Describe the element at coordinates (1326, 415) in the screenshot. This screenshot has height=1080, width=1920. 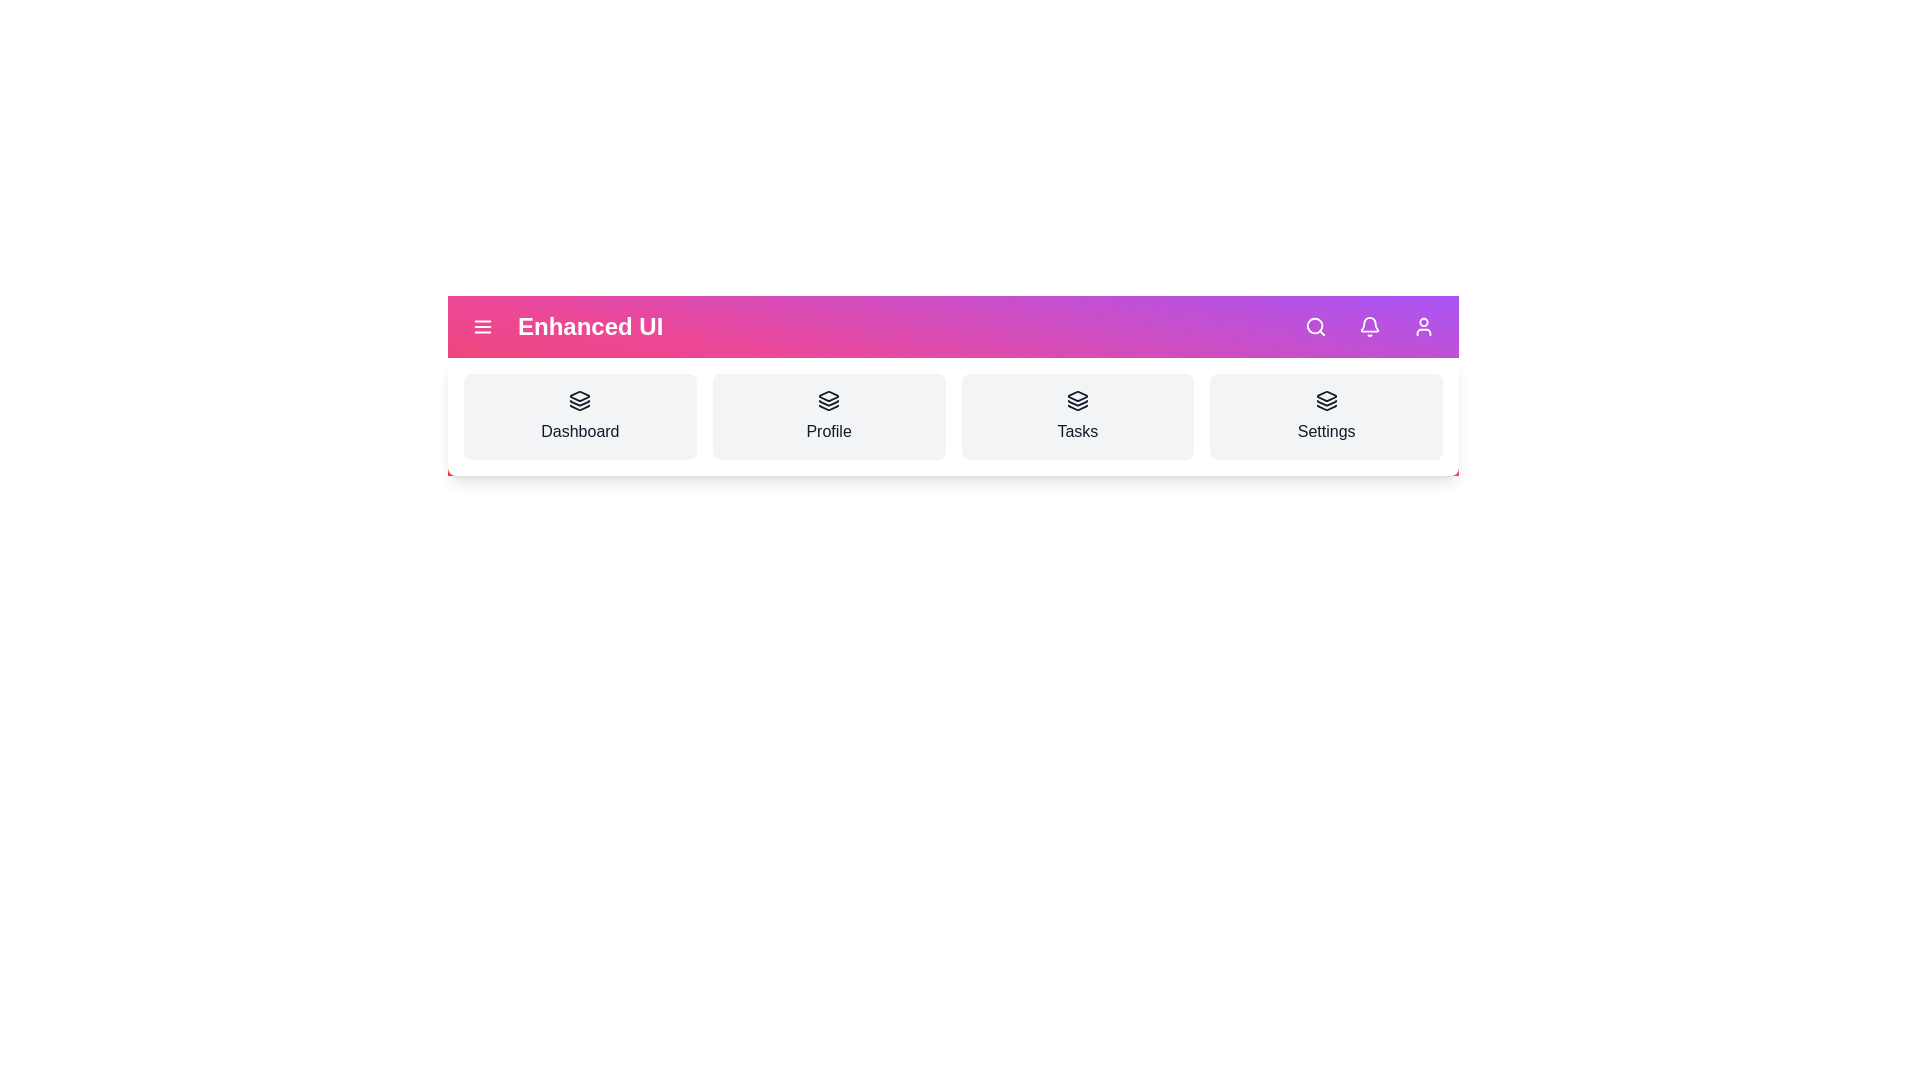
I see `the Settings link in the navigation bar` at that location.